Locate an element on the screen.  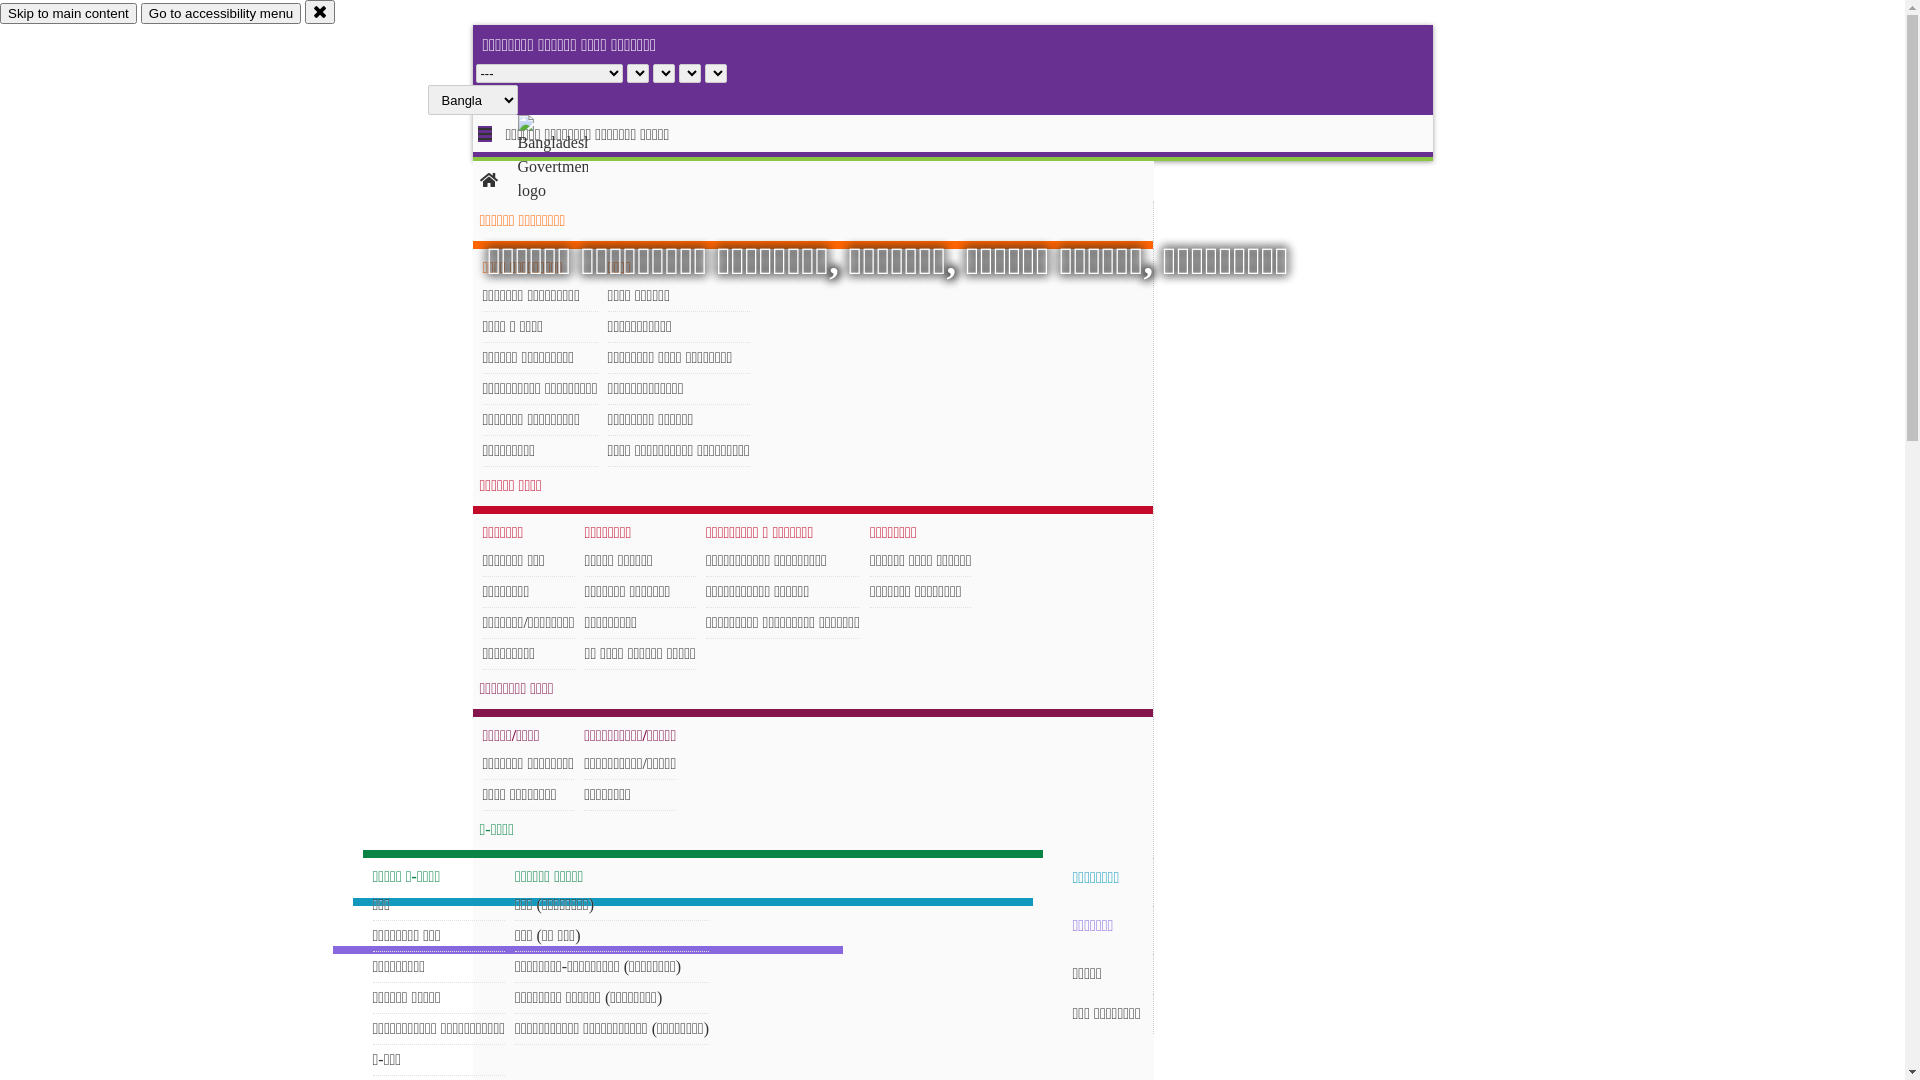
' is located at coordinates (569, 157).